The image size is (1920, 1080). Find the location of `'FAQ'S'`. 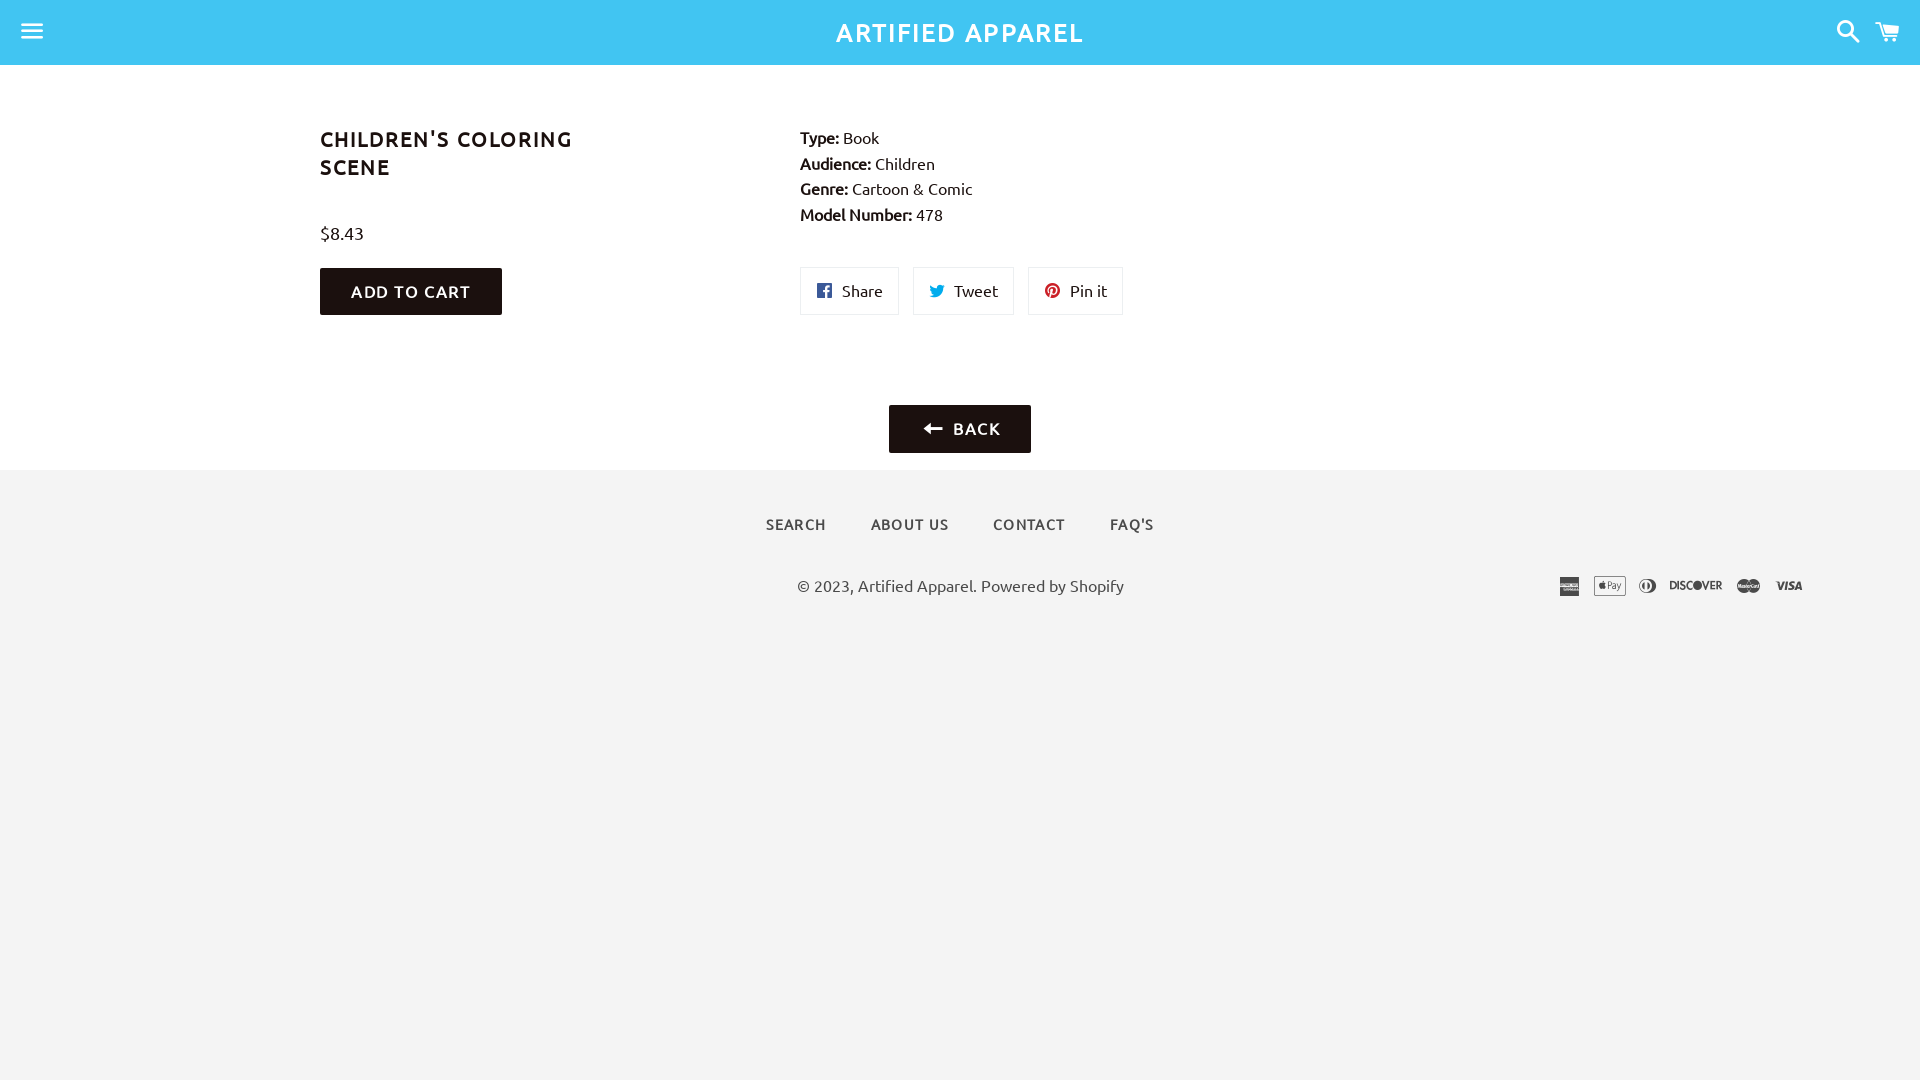

'FAQ'S' is located at coordinates (1132, 523).